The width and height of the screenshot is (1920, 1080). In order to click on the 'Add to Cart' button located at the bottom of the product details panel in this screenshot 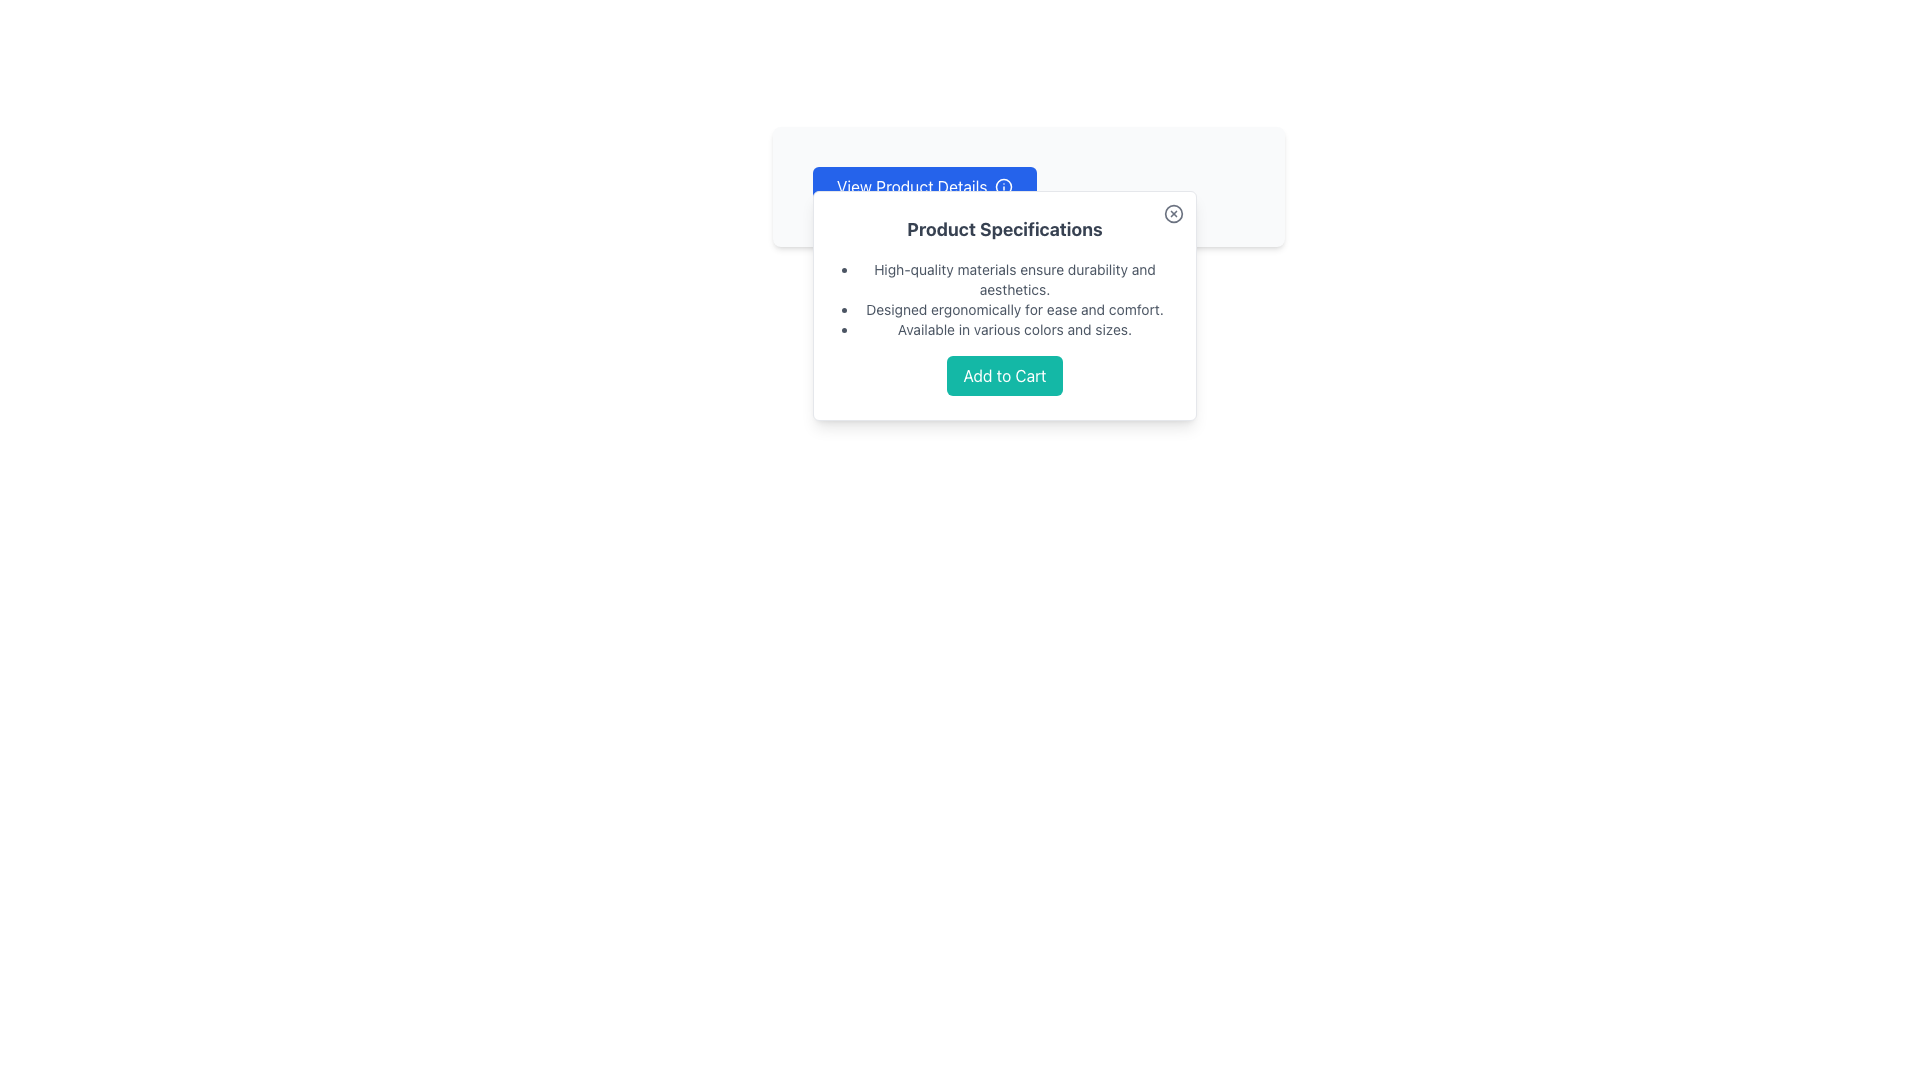, I will do `click(1004, 375)`.